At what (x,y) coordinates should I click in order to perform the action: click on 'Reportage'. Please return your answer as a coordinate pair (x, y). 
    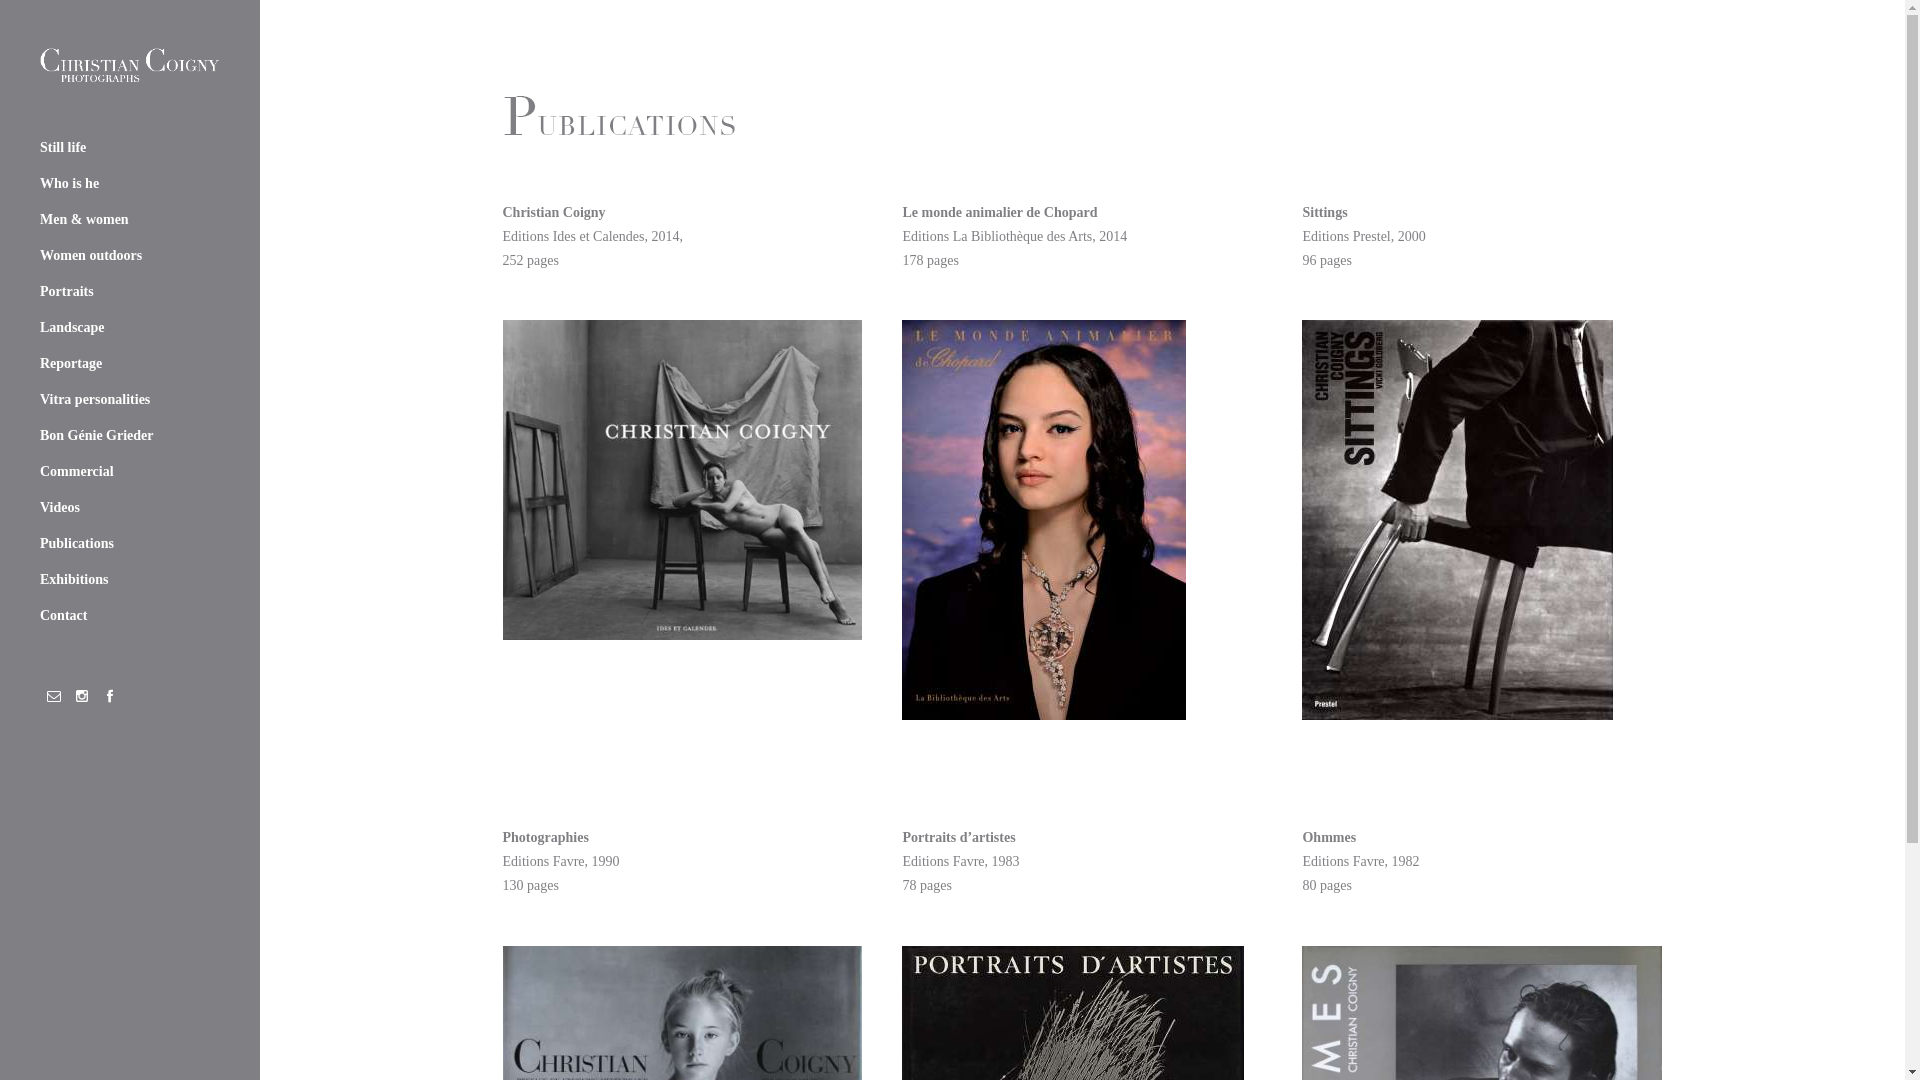
    Looking at the image, I should click on (39, 363).